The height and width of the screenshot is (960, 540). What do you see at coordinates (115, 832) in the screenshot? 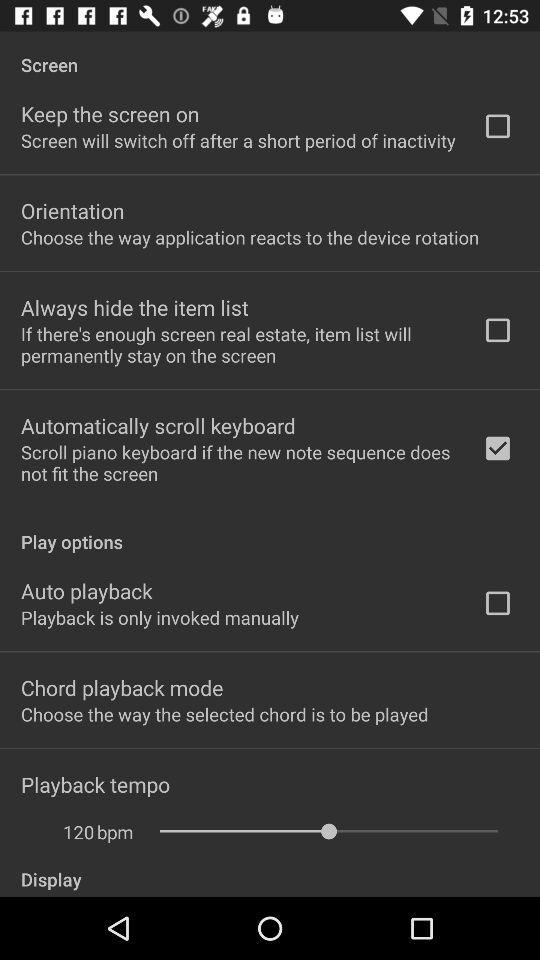
I see `the icon next to the 120 app` at bounding box center [115, 832].